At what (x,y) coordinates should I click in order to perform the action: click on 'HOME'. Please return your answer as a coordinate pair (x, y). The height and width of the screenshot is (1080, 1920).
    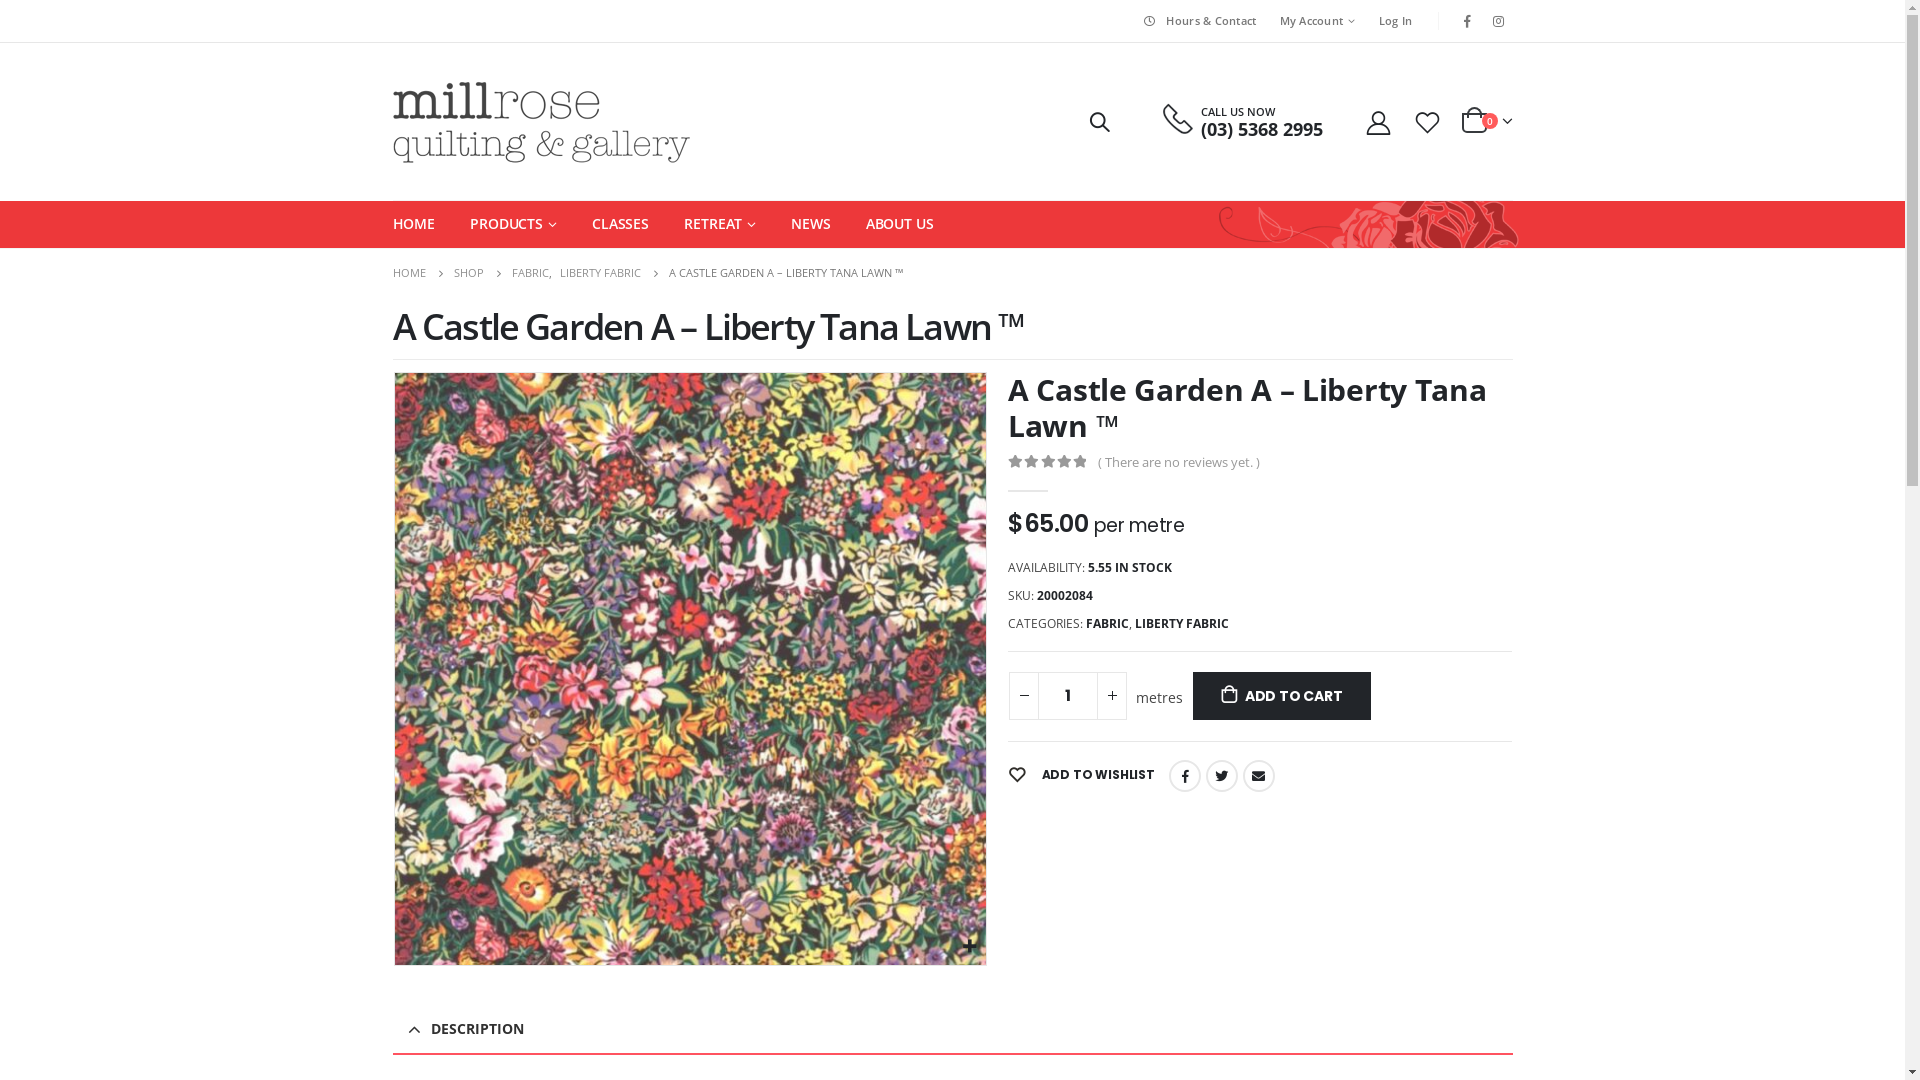
    Looking at the image, I should click on (407, 273).